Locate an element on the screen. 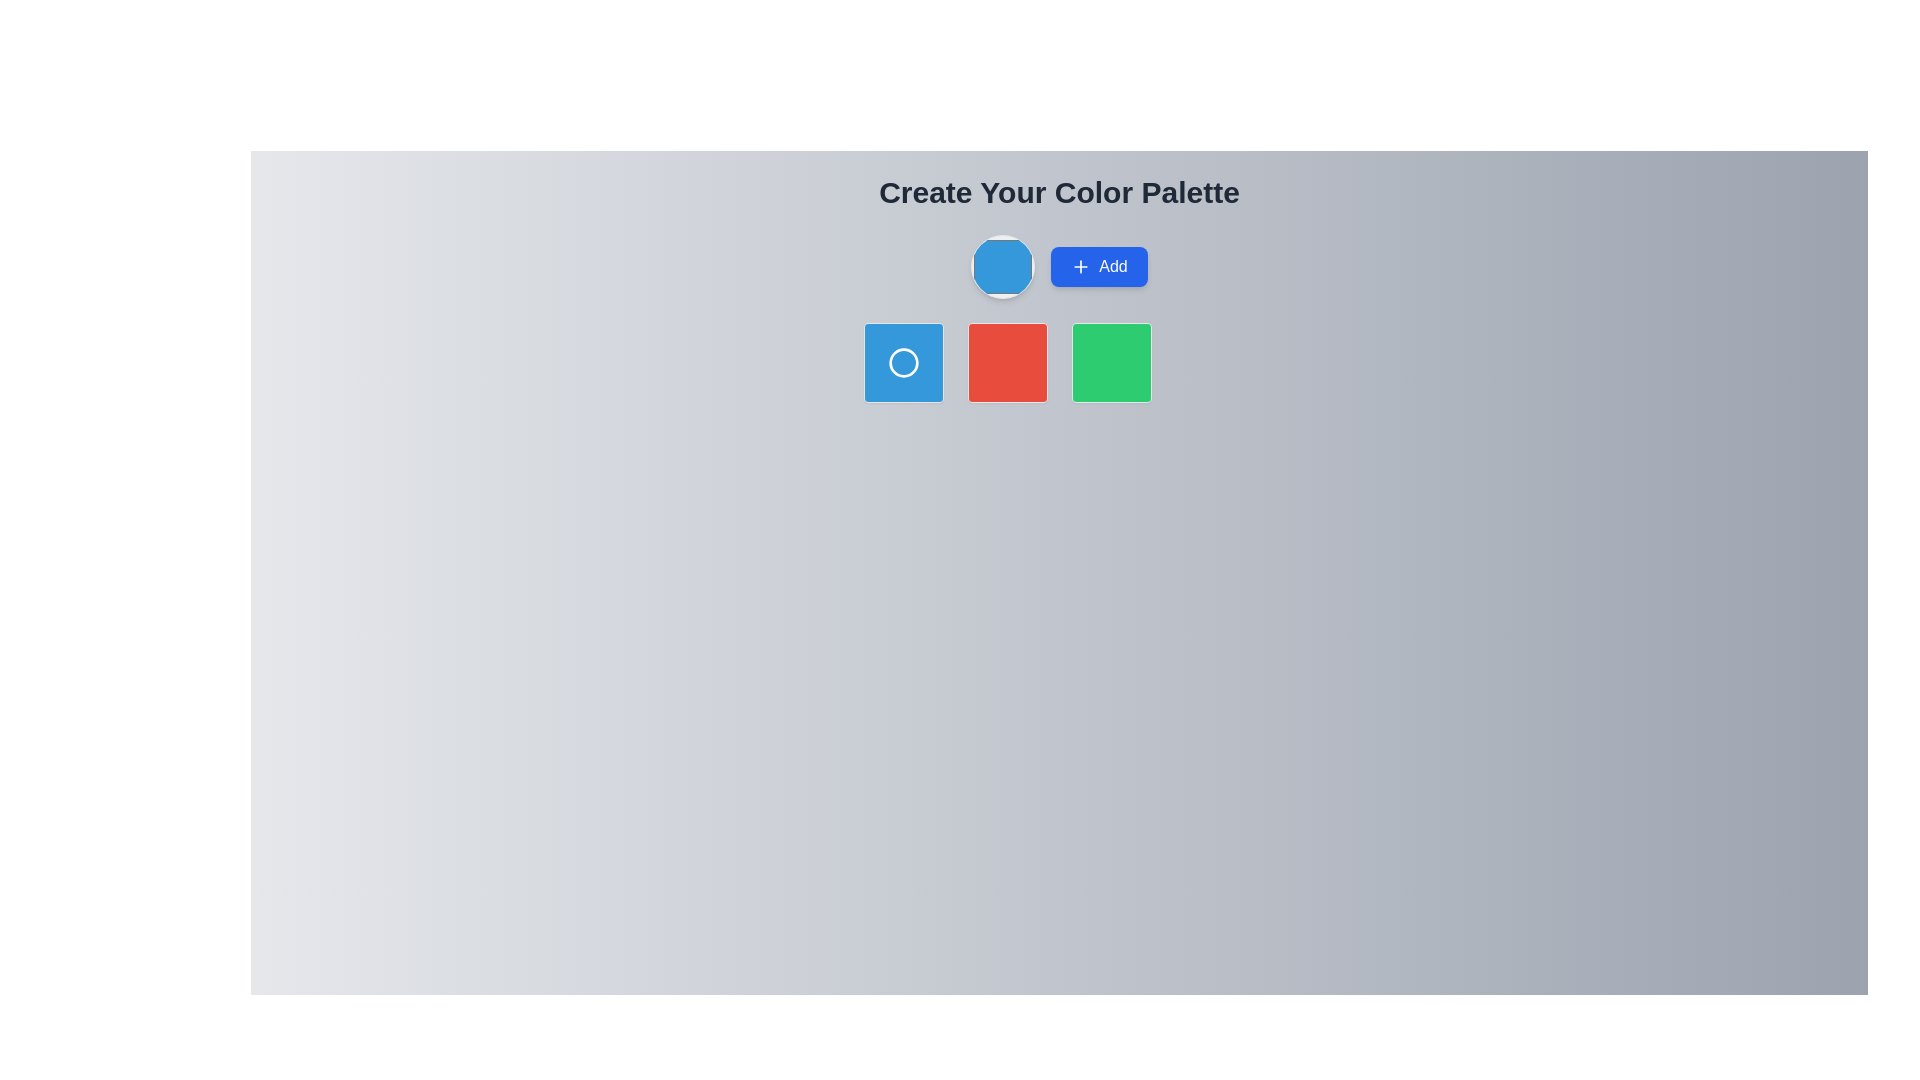 The width and height of the screenshot is (1920, 1080). the selectable grid item element with a green background located in the bottom right of the grid, which is part of the 'Create Your Color Palette' section is located at coordinates (1110, 362).